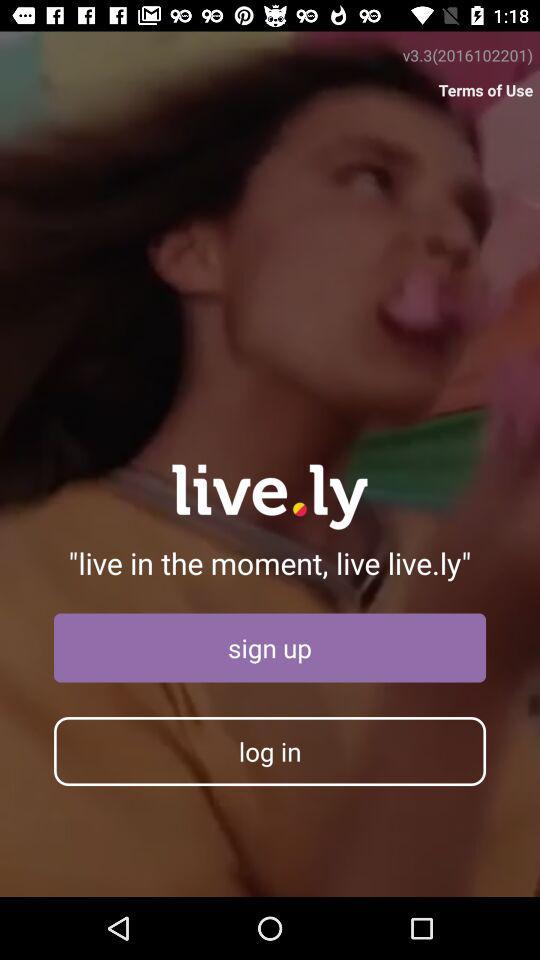 This screenshot has width=540, height=960. Describe the element at coordinates (270, 647) in the screenshot. I see `sign up` at that location.